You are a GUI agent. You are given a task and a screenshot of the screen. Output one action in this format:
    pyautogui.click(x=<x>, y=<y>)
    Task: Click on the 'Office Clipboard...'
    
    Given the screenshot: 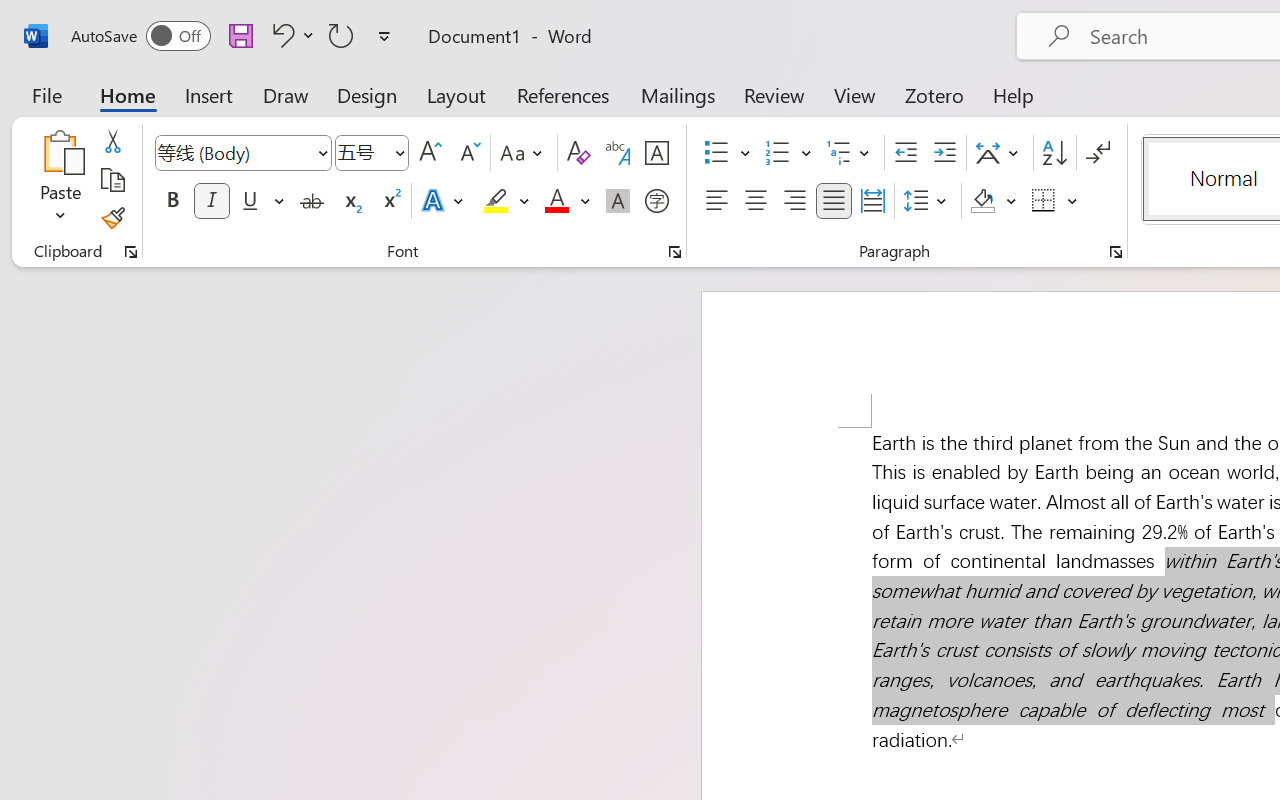 What is the action you would take?
    pyautogui.click(x=130, y=251)
    